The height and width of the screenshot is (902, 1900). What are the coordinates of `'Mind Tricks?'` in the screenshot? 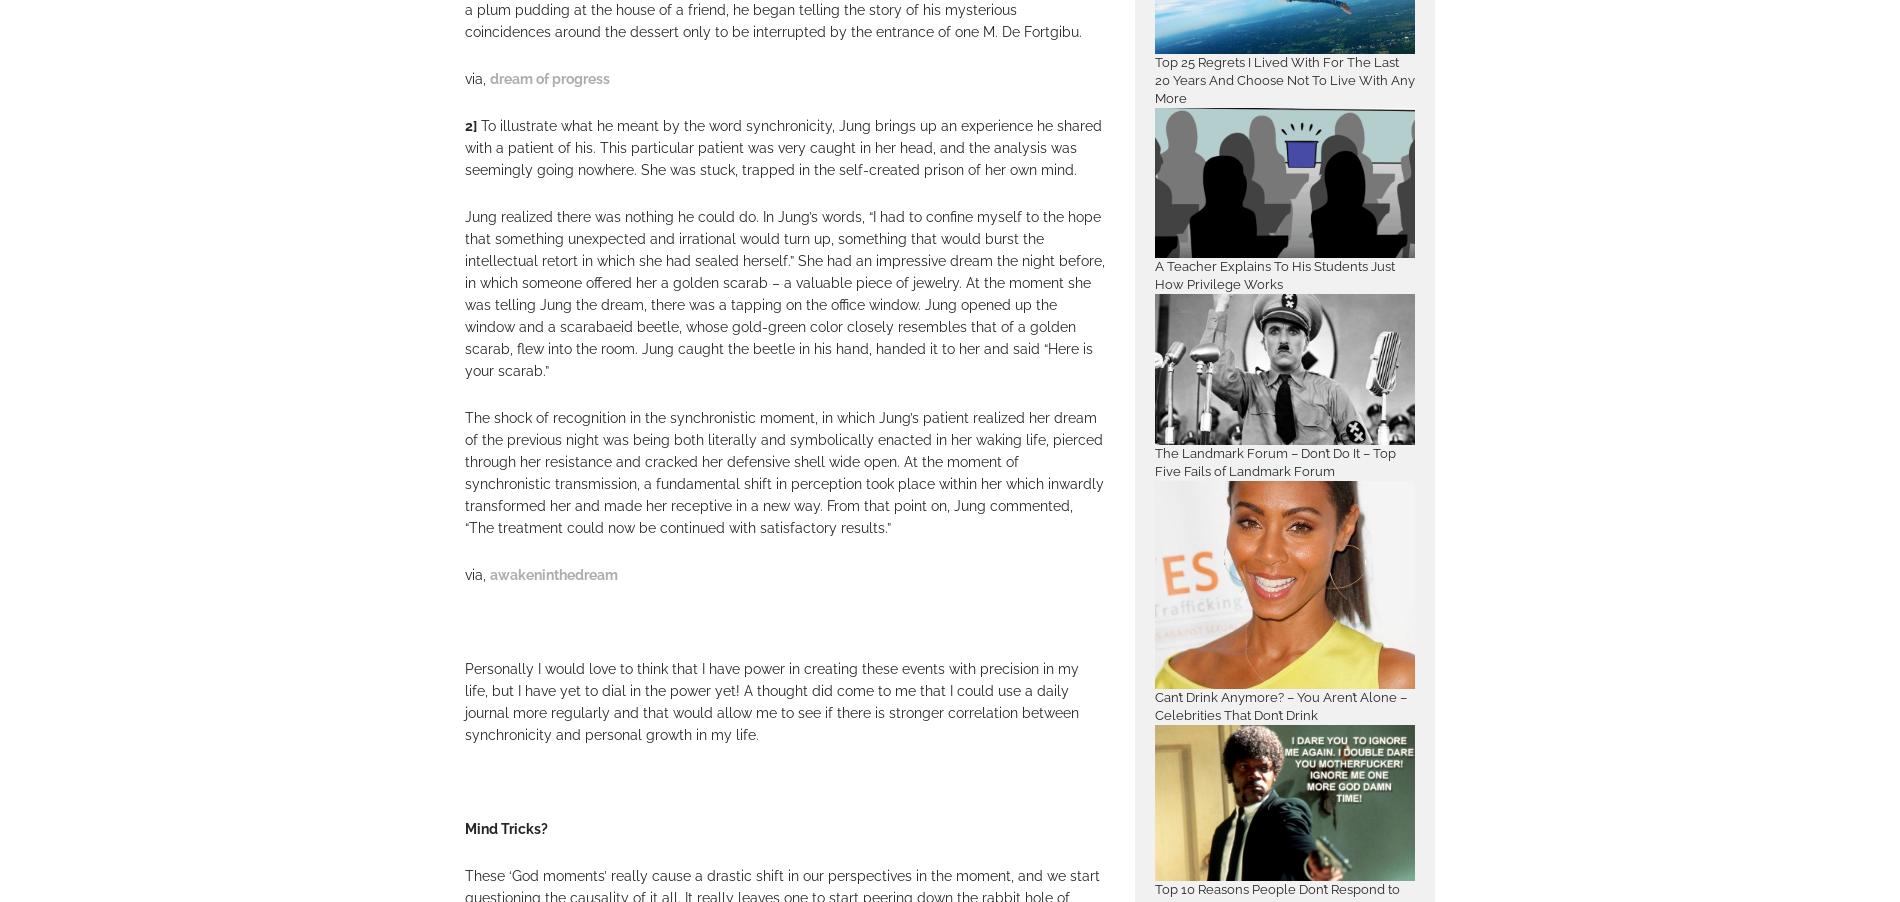 It's located at (506, 829).